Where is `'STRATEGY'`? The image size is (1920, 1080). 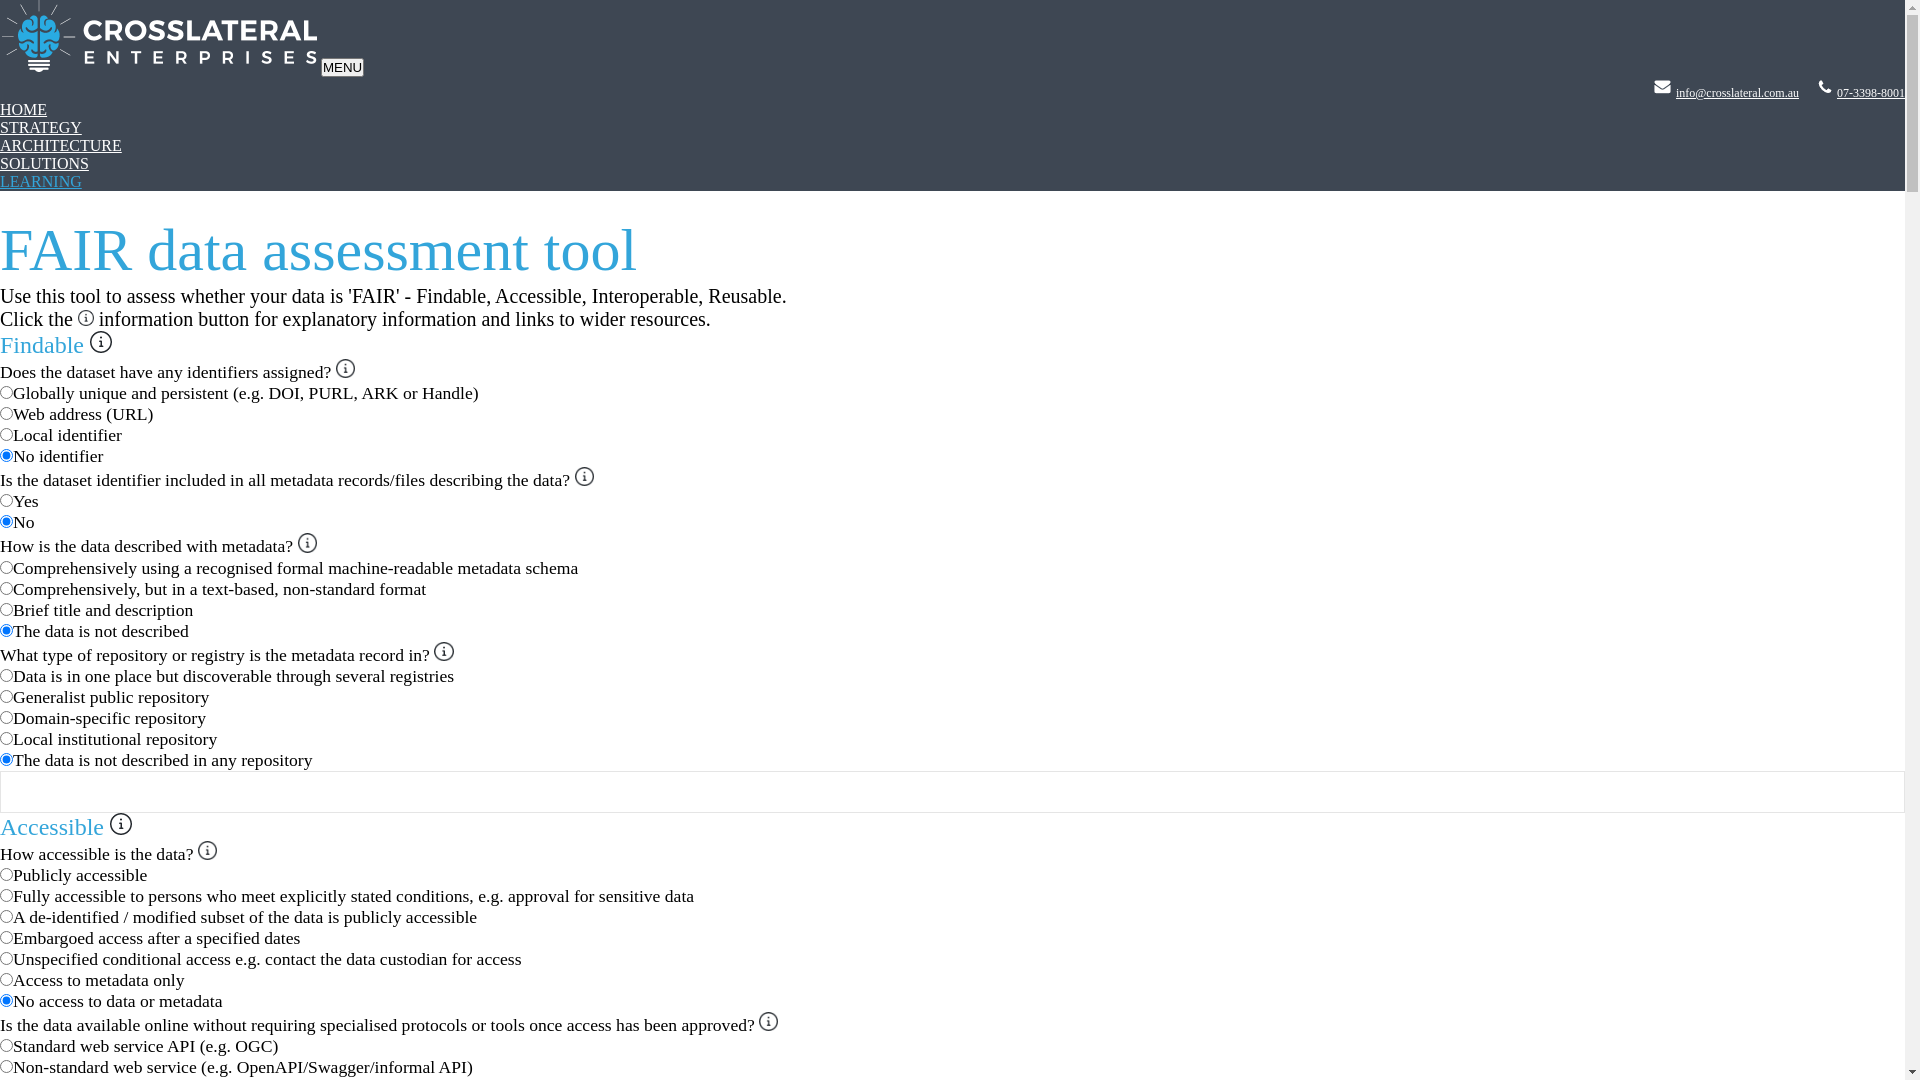
'STRATEGY' is located at coordinates (0, 127).